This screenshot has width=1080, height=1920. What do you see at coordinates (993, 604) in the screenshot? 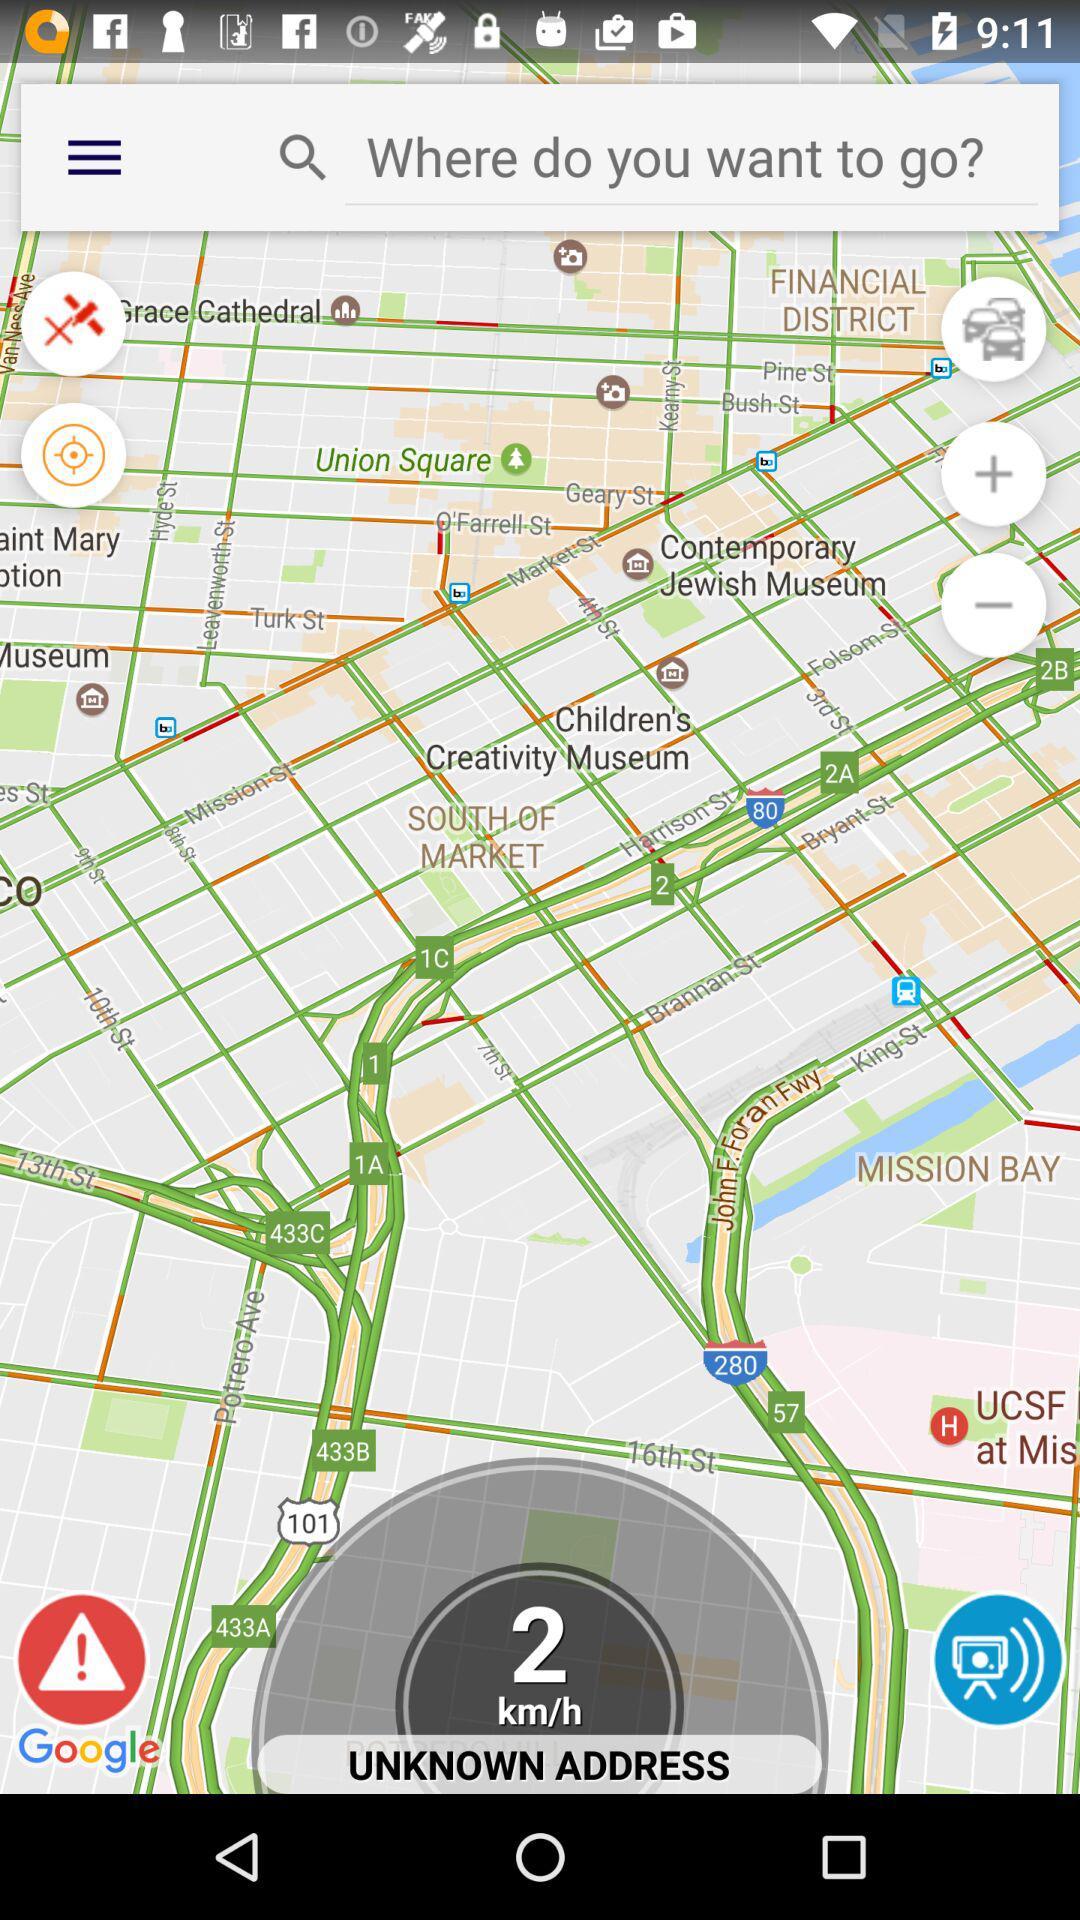
I see `zoom out` at bounding box center [993, 604].